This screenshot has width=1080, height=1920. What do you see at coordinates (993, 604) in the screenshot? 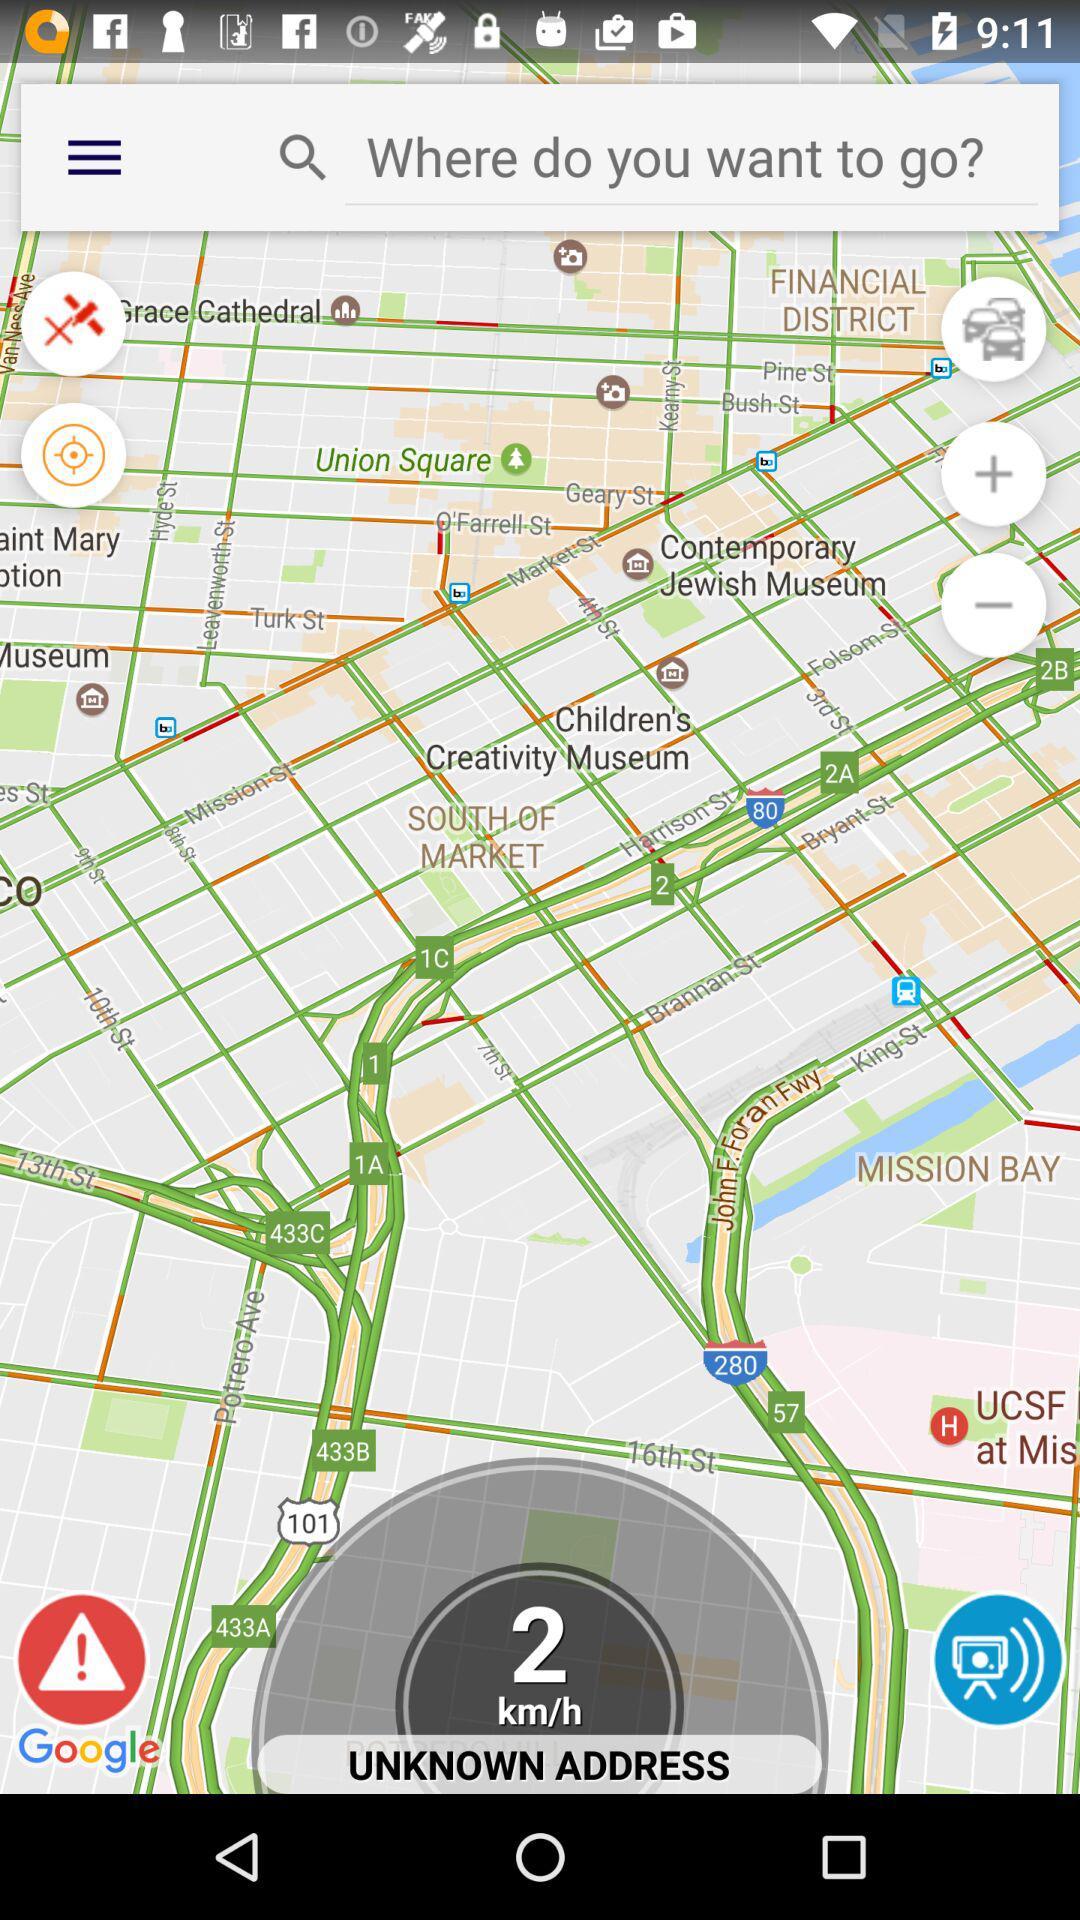
I see `zoom out` at bounding box center [993, 604].